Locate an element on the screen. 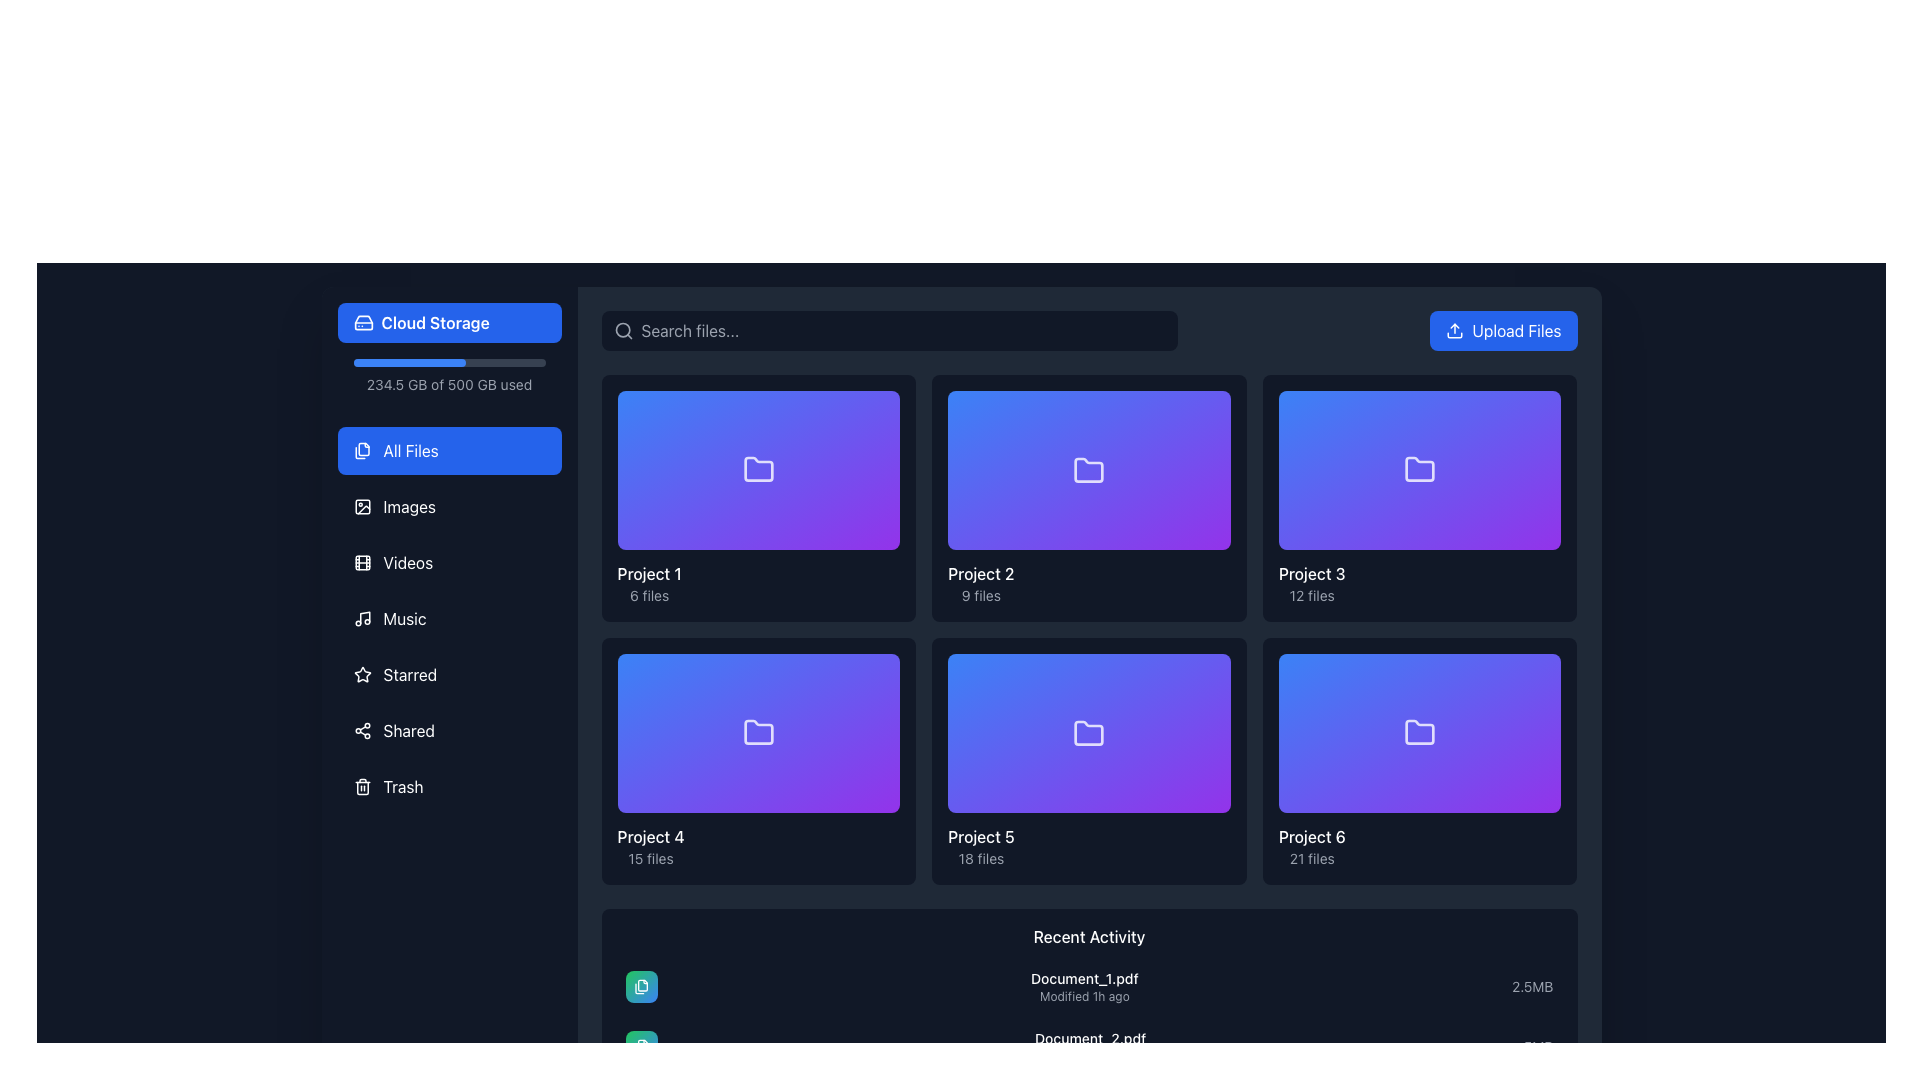 The image size is (1920, 1080). the folder icon labeled 'Project 5' under the 'All Files' section is located at coordinates (1088, 732).